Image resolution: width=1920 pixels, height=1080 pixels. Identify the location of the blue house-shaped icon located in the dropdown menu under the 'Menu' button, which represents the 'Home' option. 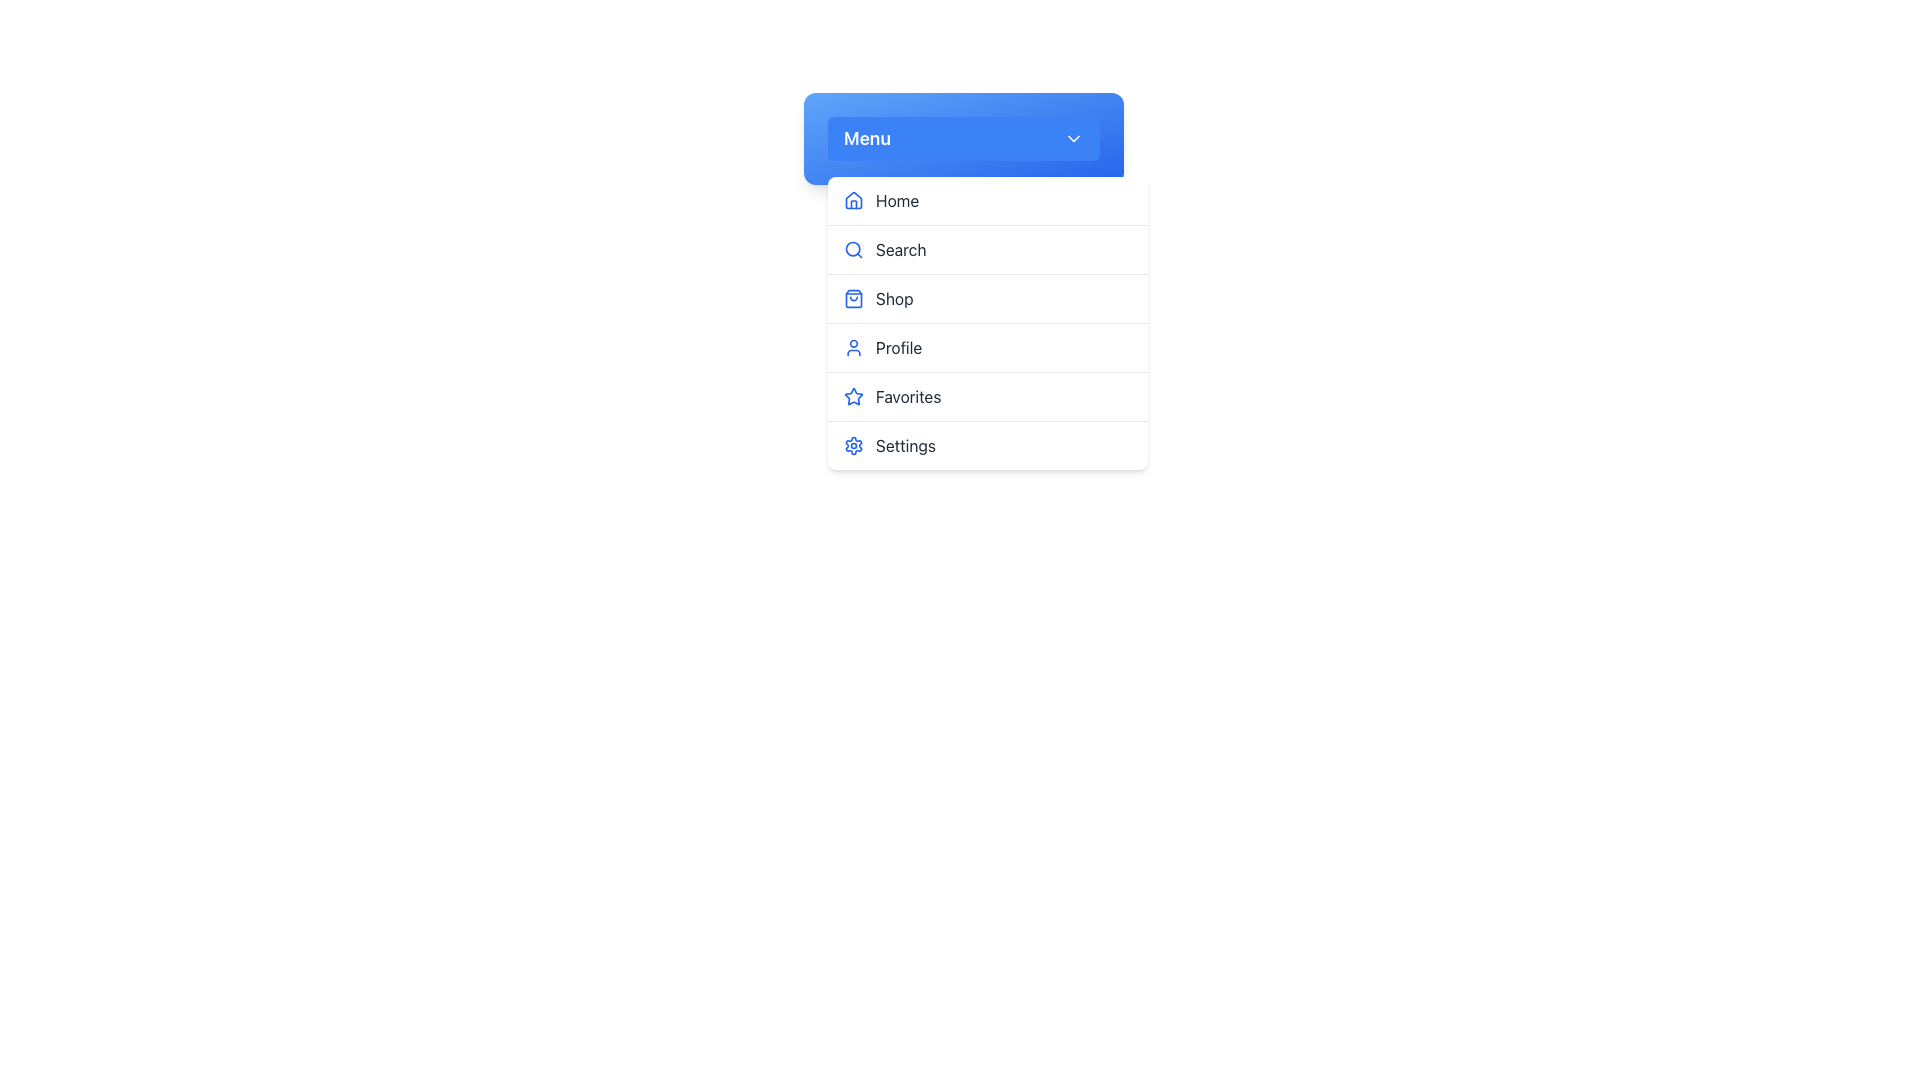
(854, 200).